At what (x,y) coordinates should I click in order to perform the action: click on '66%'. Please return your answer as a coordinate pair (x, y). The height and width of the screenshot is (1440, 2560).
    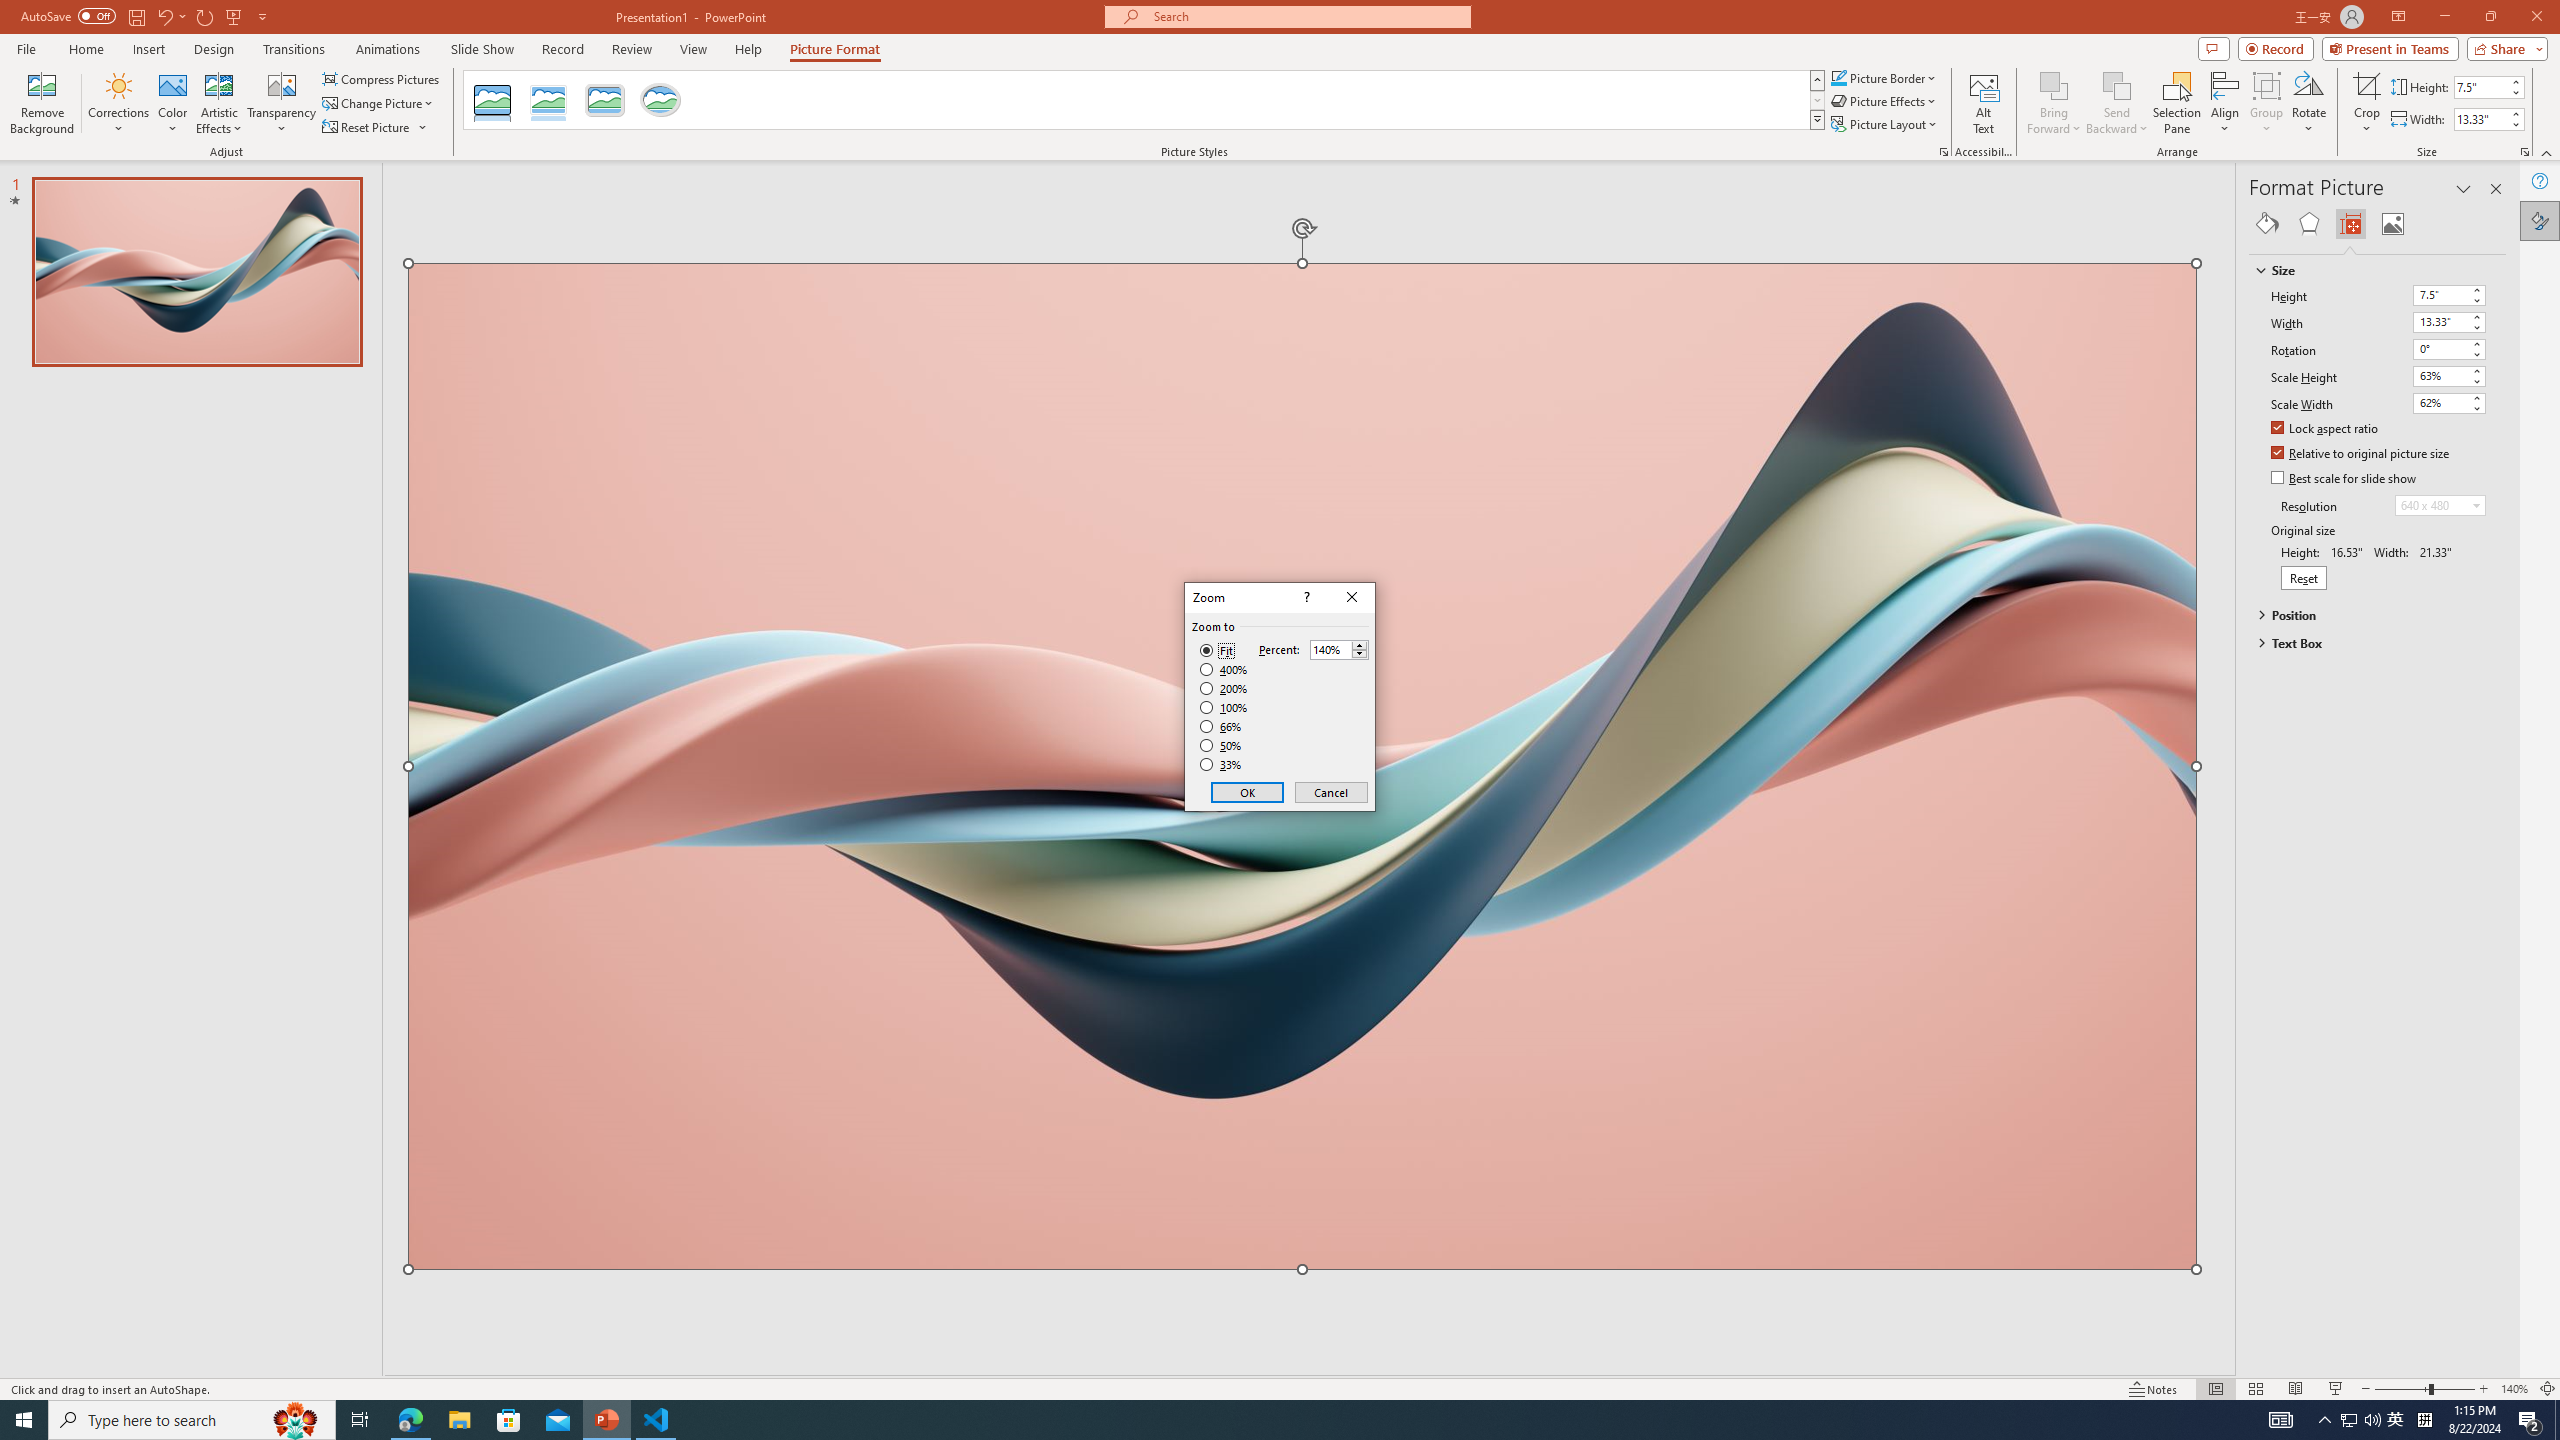
    Looking at the image, I should click on (1222, 725).